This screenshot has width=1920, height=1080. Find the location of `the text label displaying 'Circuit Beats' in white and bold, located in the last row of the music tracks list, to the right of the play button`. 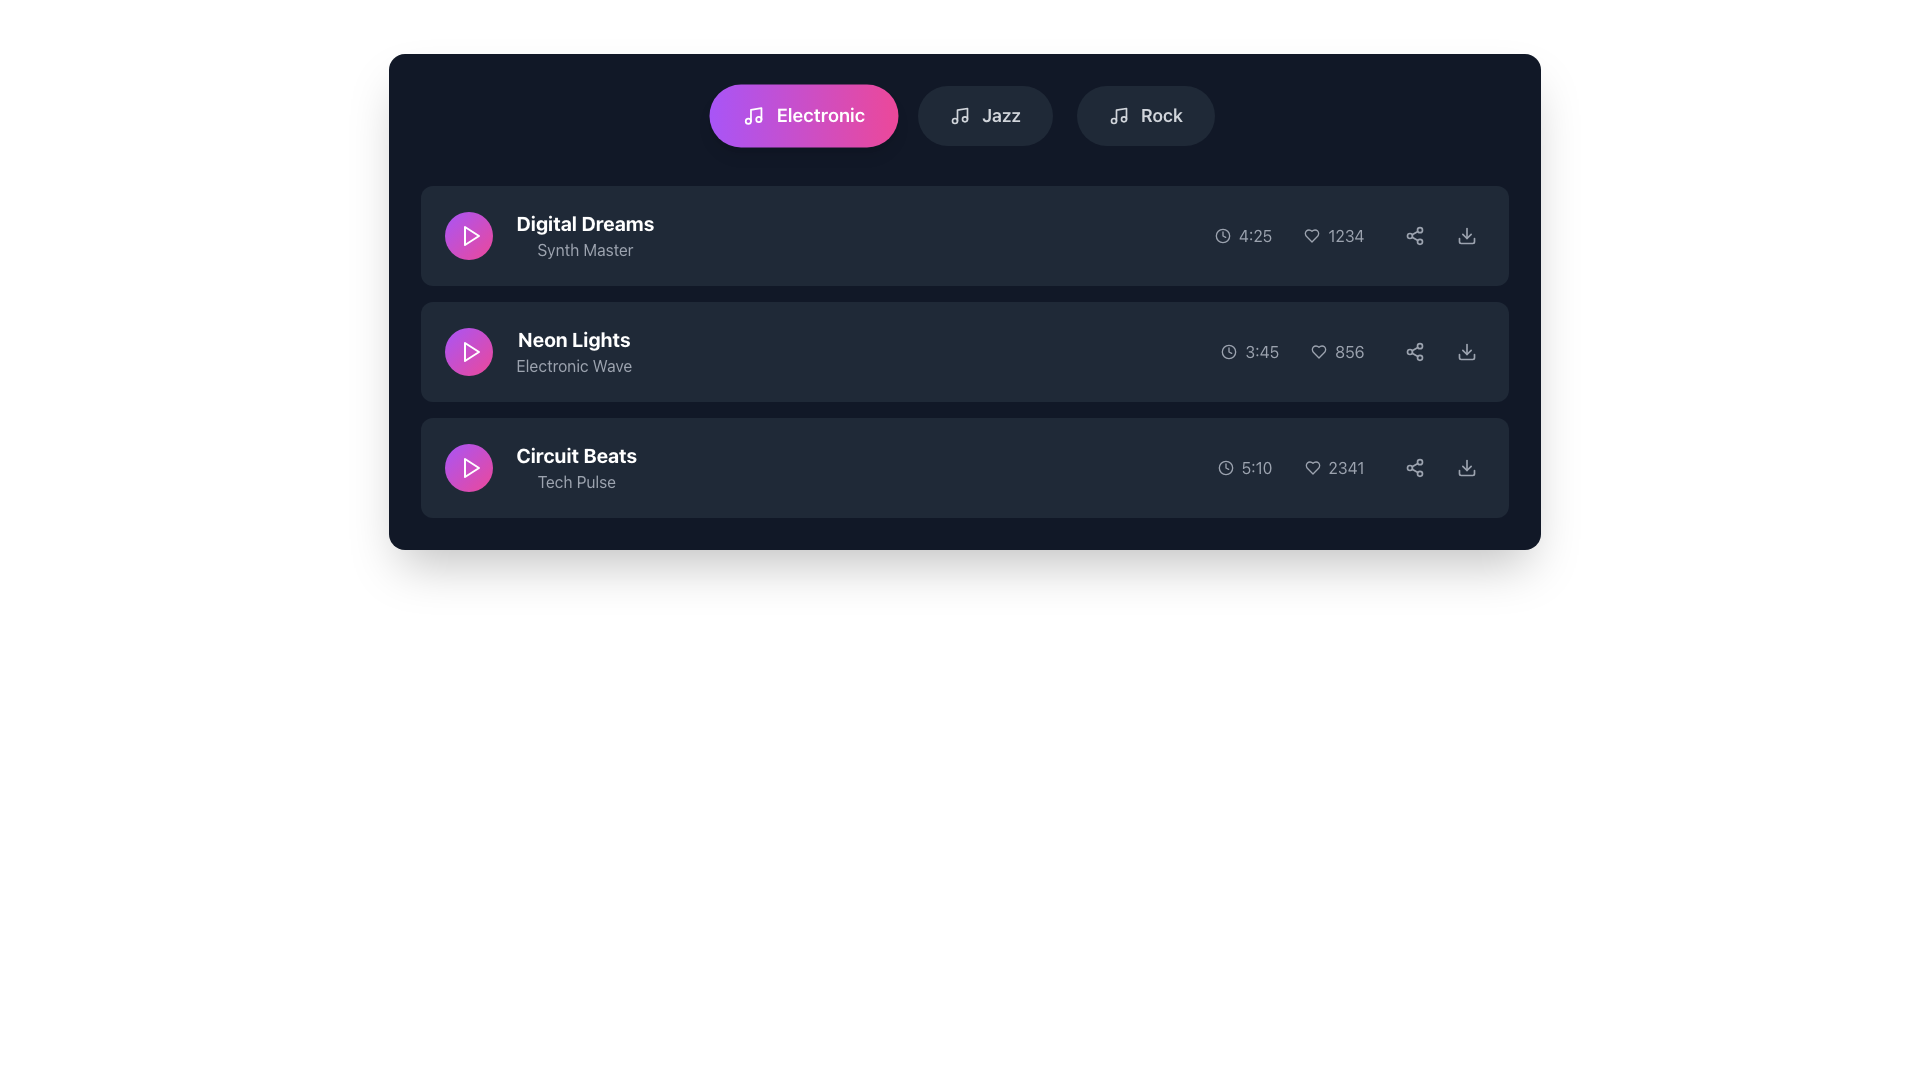

the text label displaying 'Circuit Beats' in white and bold, located in the last row of the music tracks list, to the right of the play button is located at coordinates (575, 467).